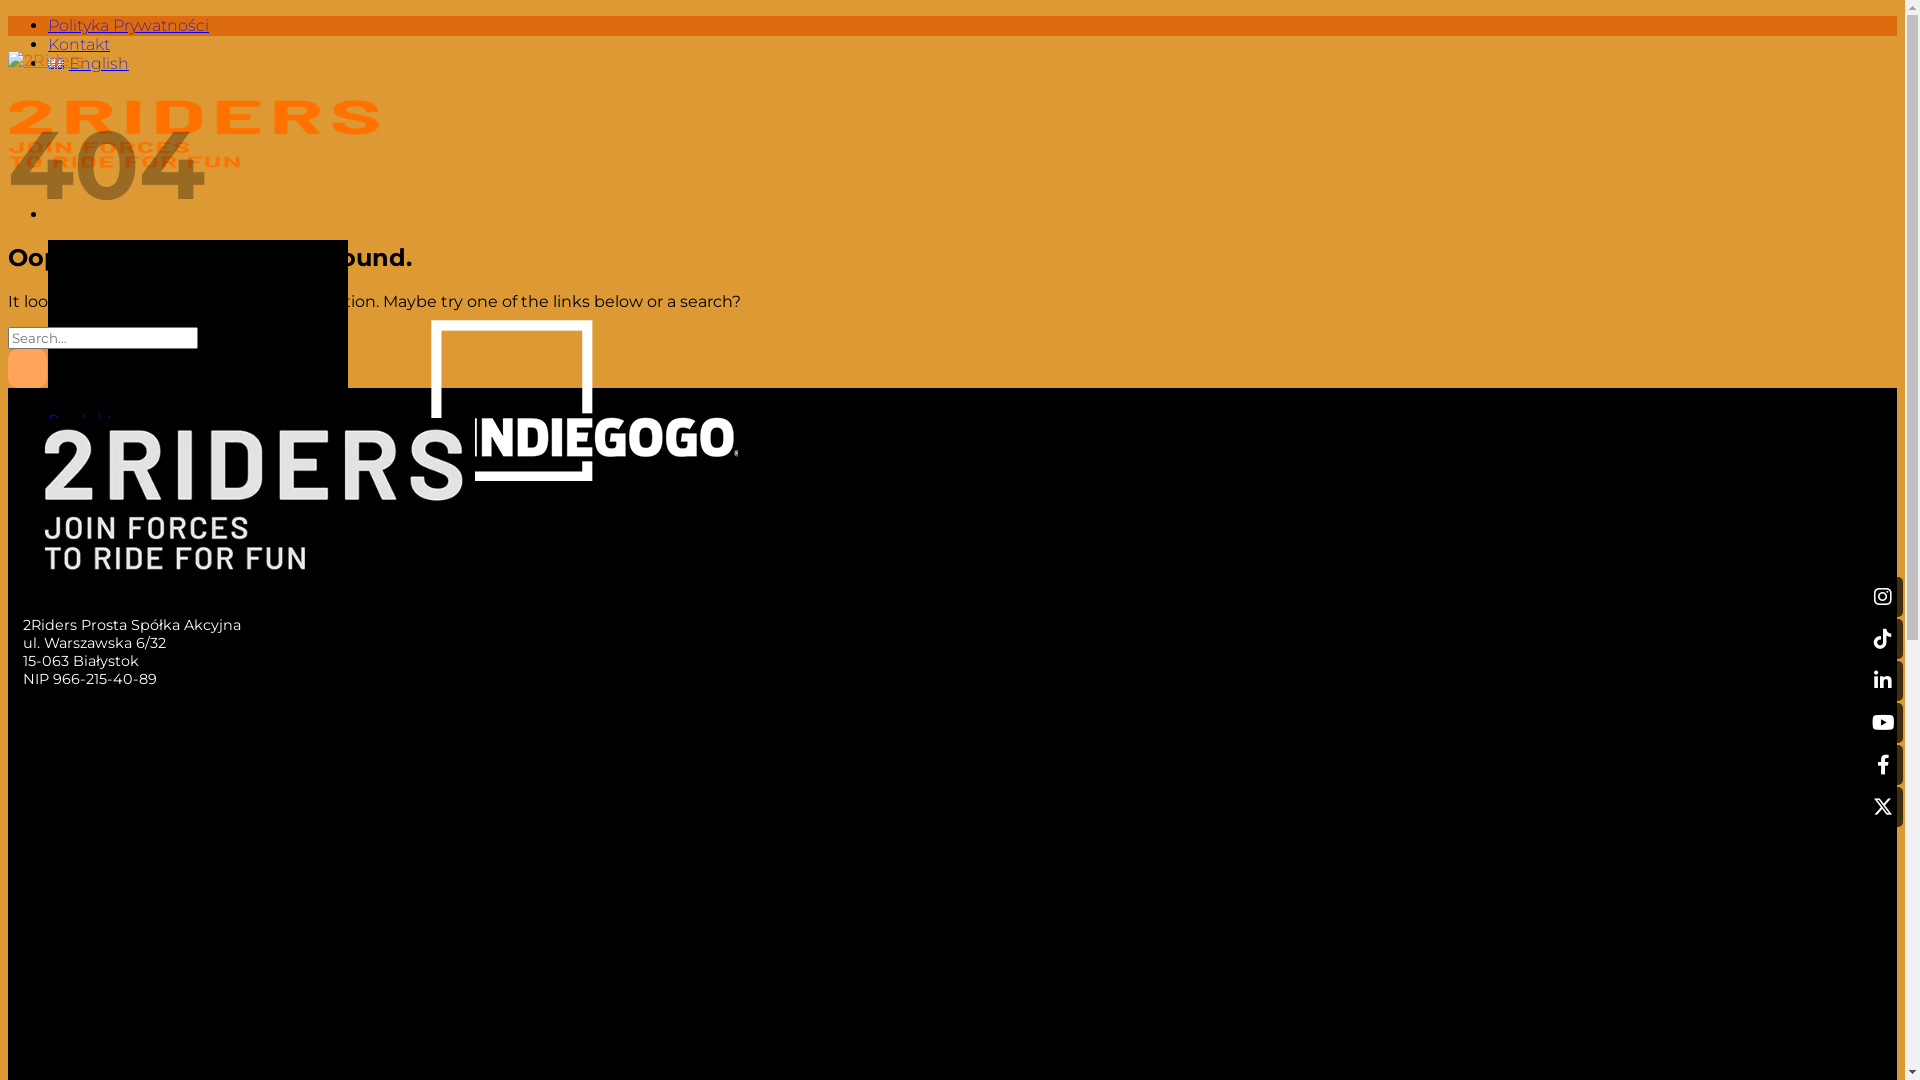 The image size is (1920, 1080). Describe the element at coordinates (85, 438) in the screenshot. I see `'Pre-order'` at that location.